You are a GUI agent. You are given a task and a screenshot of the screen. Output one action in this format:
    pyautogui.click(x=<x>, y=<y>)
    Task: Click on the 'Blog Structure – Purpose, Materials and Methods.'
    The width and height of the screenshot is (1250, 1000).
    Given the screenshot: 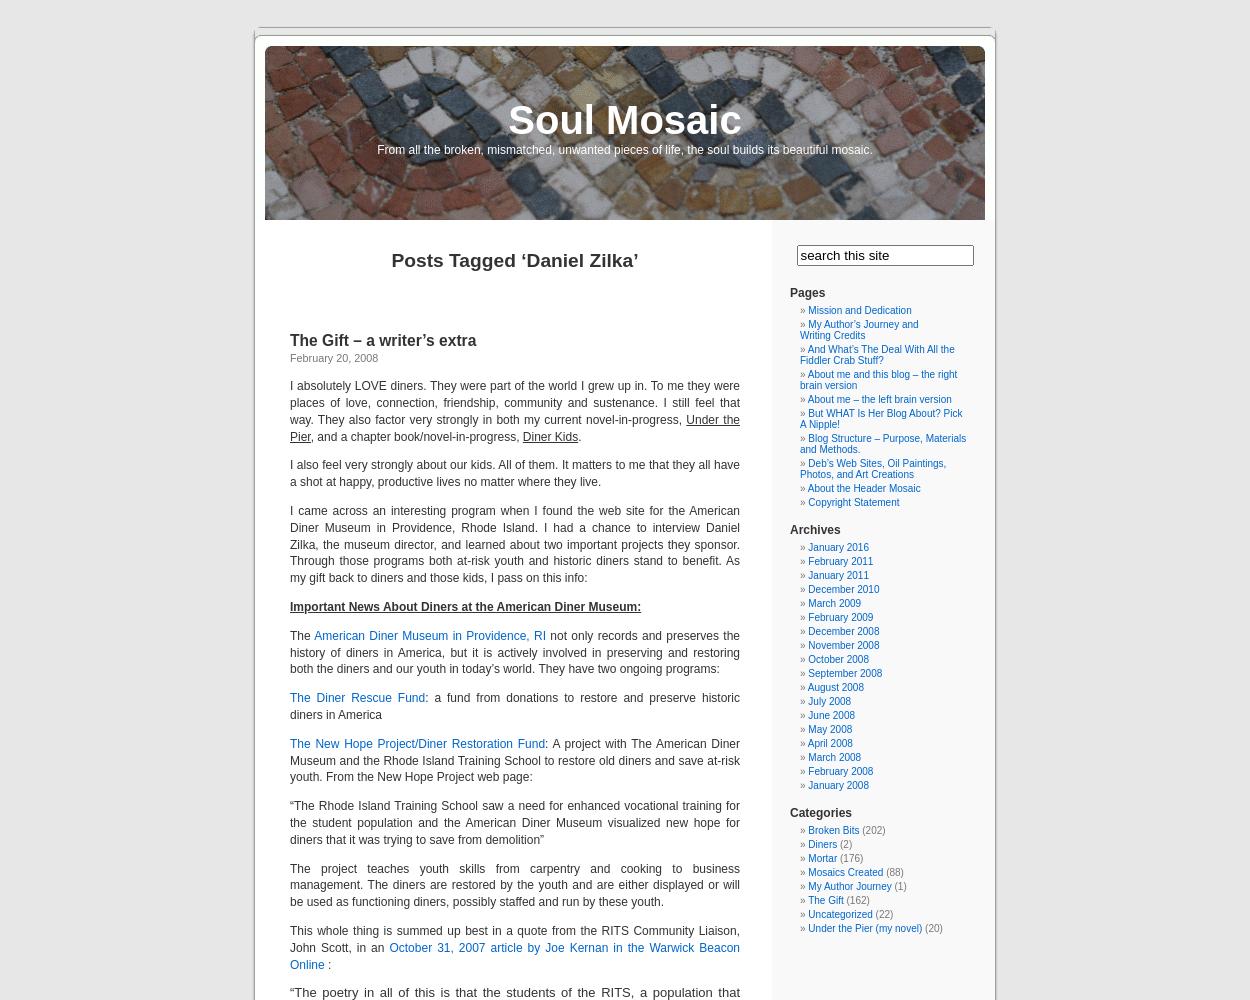 What is the action you would take?
    pyautogui.click(x=883, y=443)
    